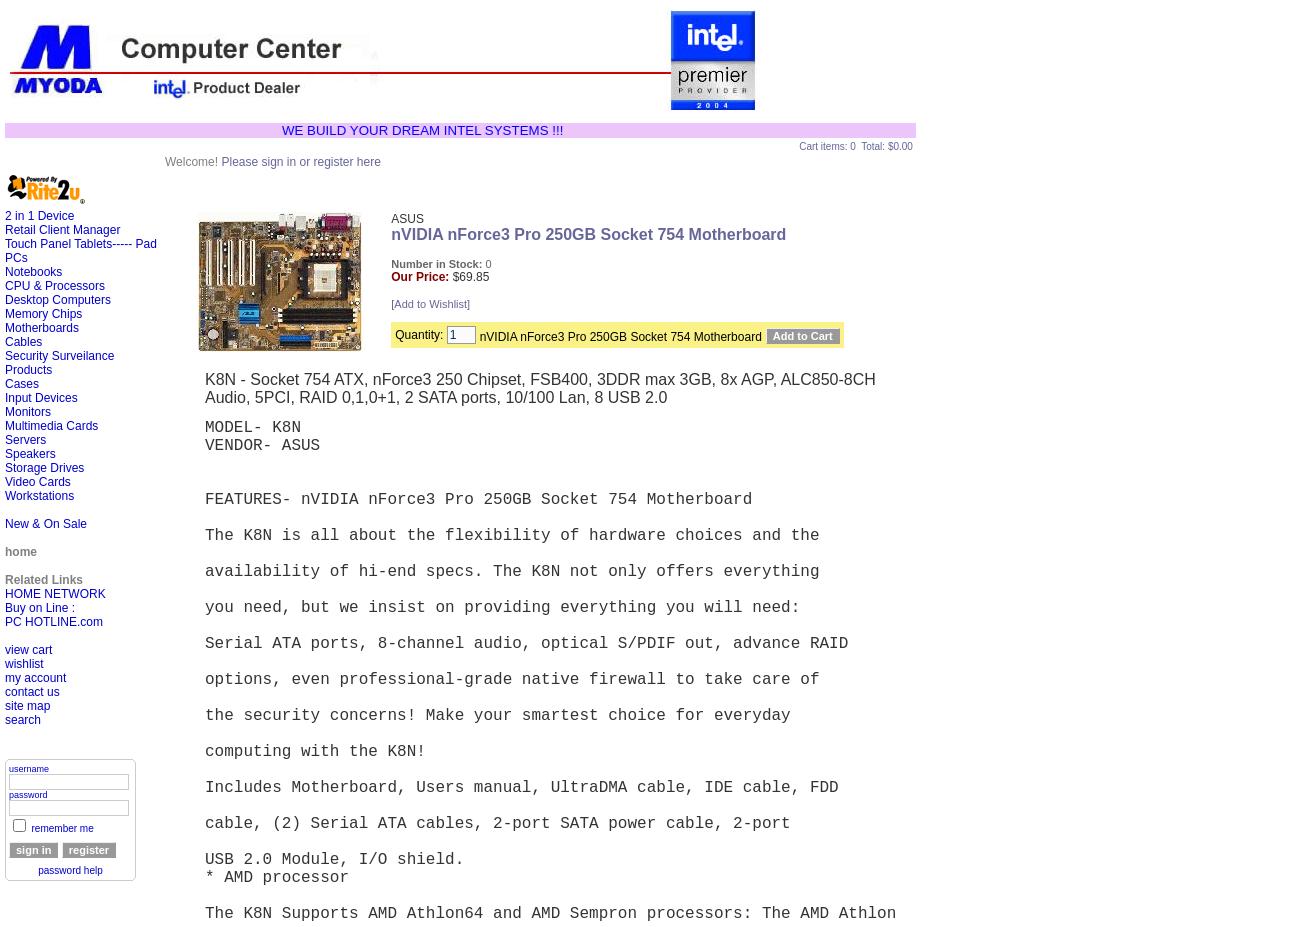 The height and width of the screenshot is (927, 1300). What do you see at coordinates (27, 768) in the screenshot?
I see `'username'` at bounding box center [27, 768].